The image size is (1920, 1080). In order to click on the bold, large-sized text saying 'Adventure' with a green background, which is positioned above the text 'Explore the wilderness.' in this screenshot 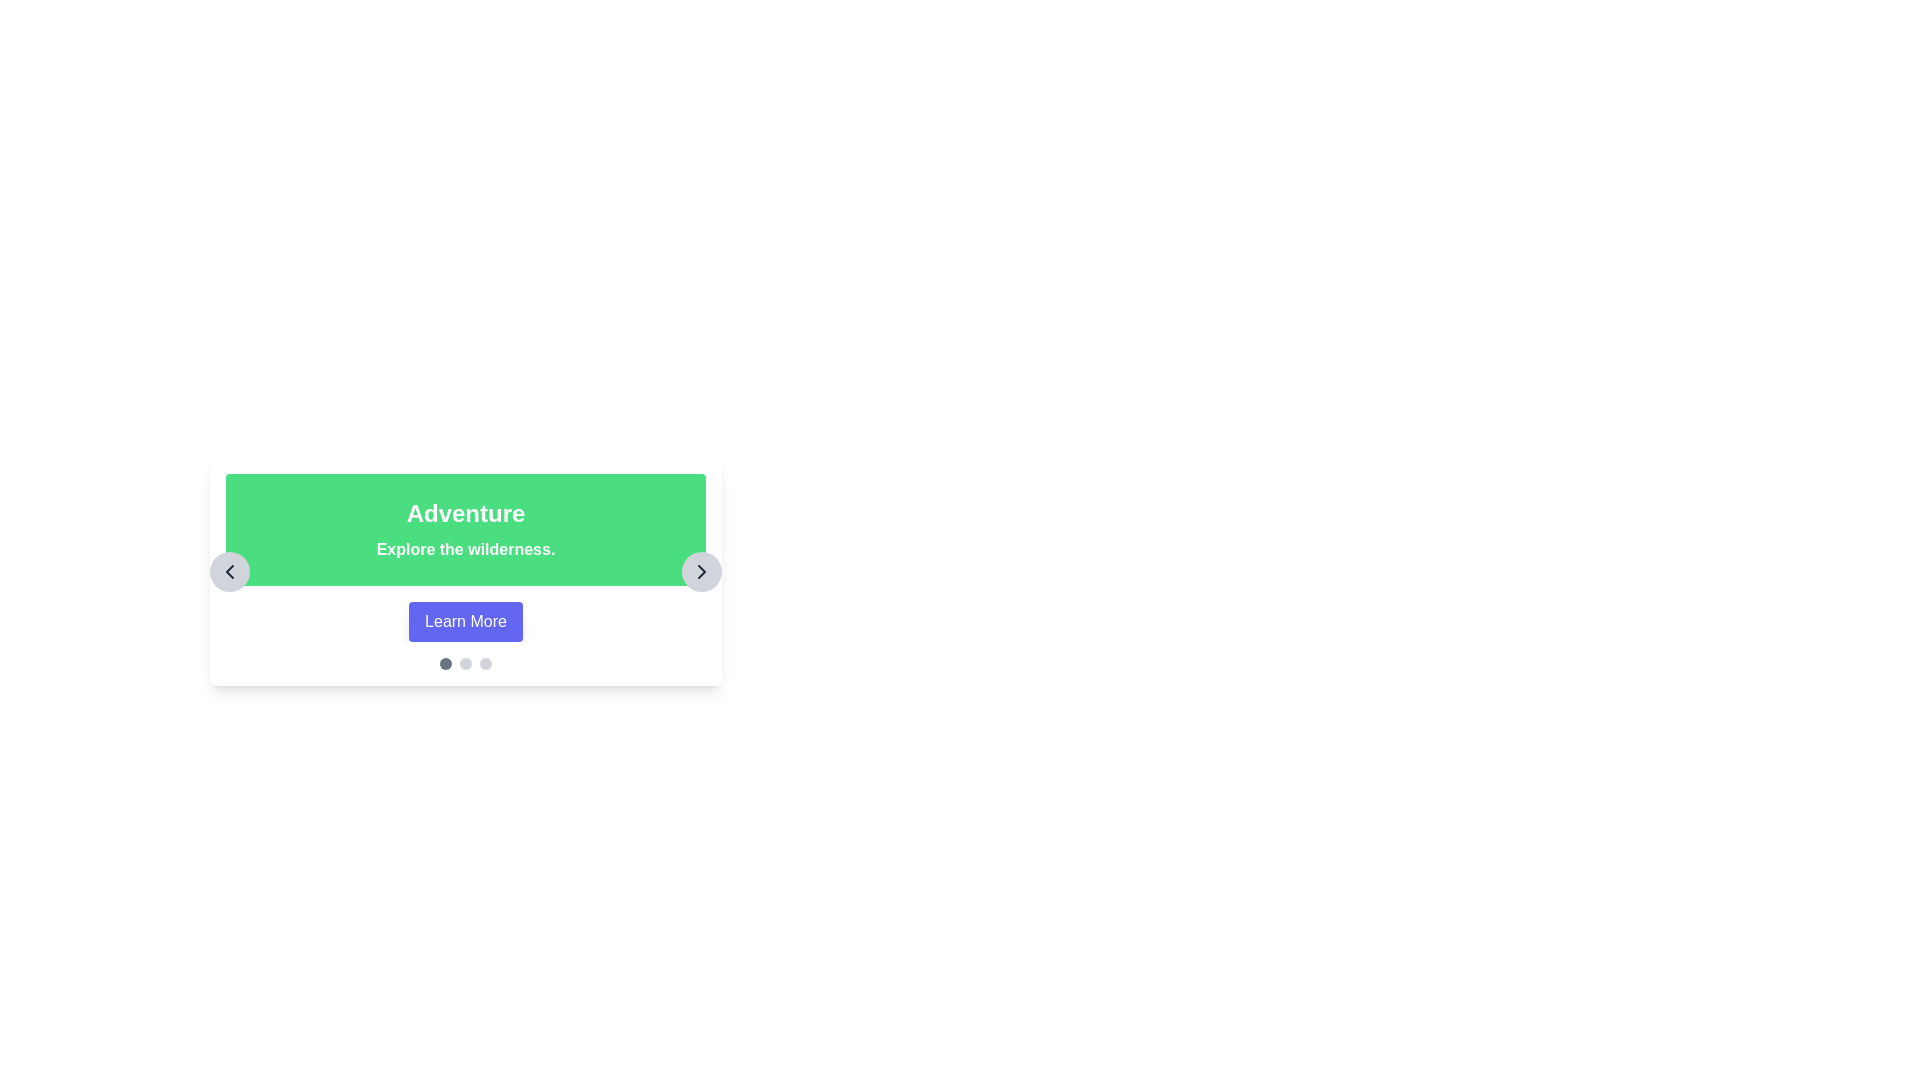, I will do `click(464, 512)`.